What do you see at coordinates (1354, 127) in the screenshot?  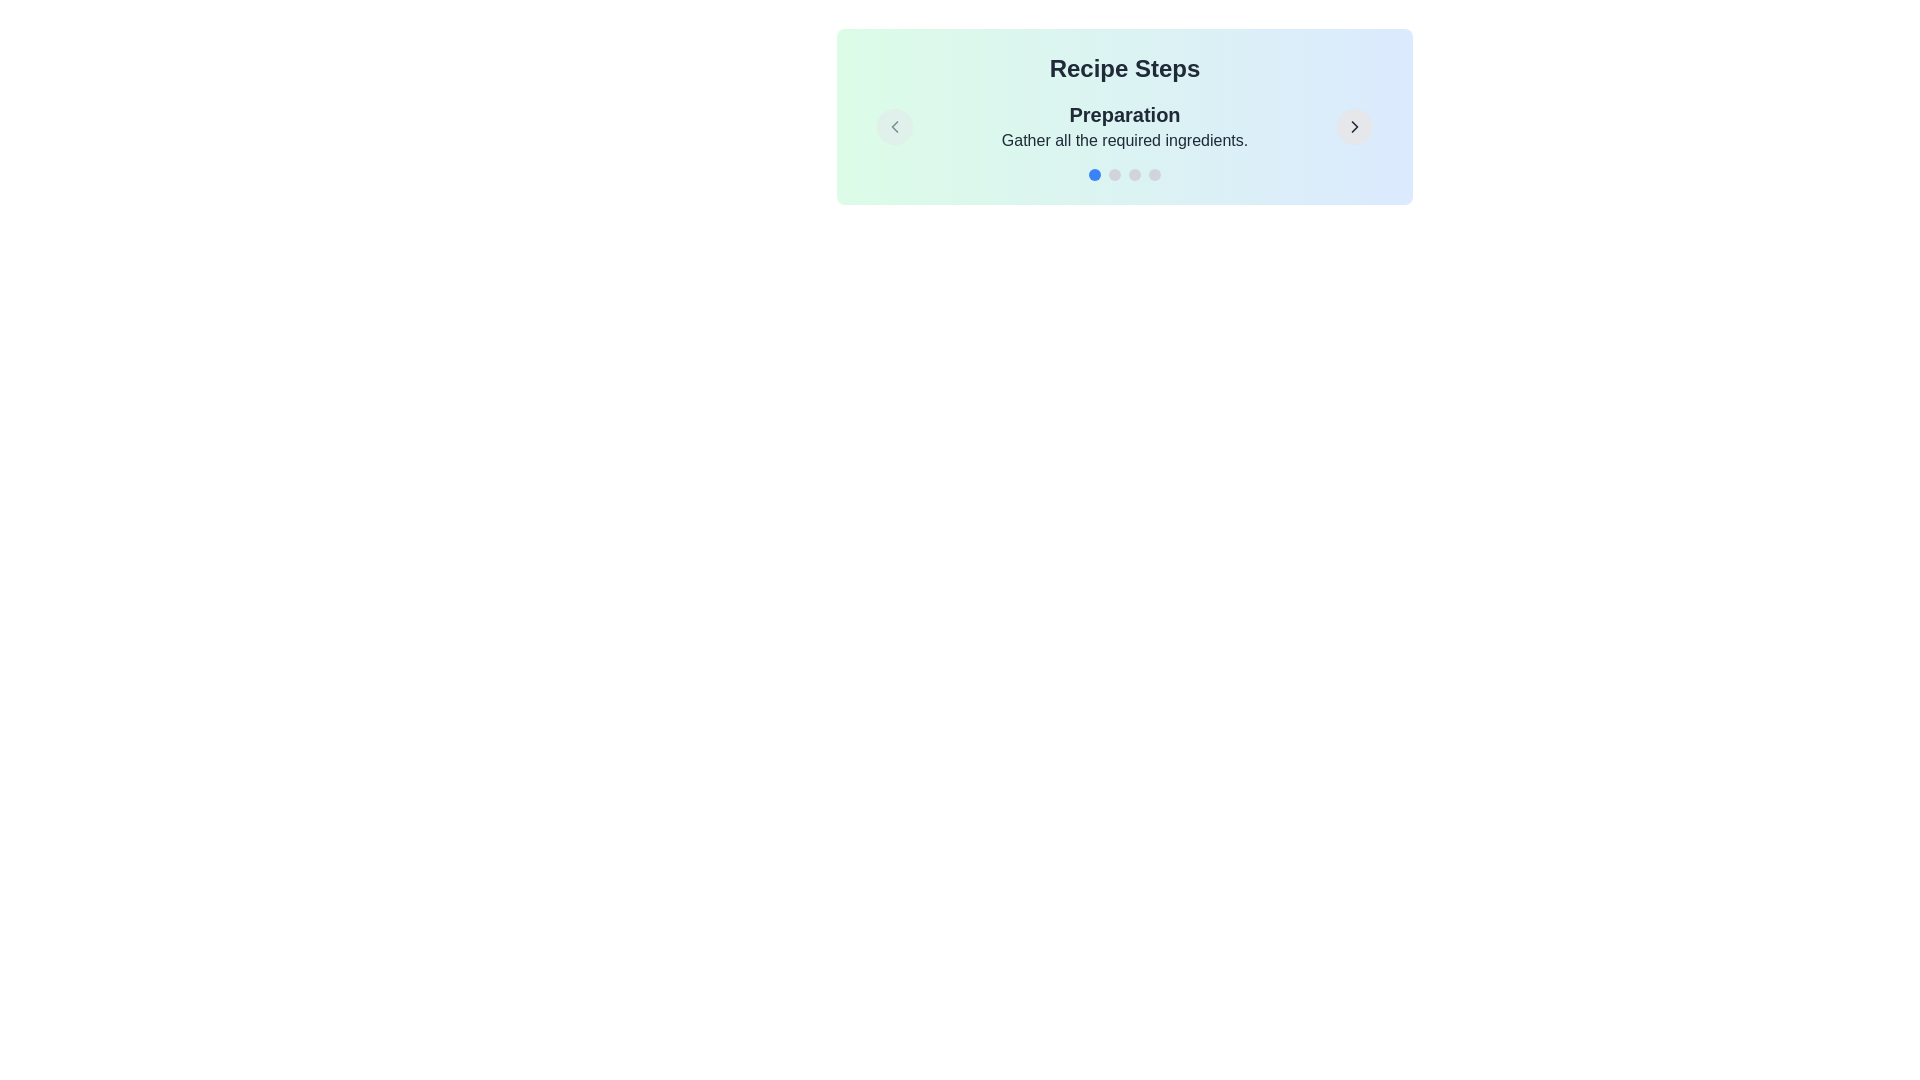 I see `the circular button with a light gray background and a right-pointing chevron icon at the center` at bounding box center [1354, 127].